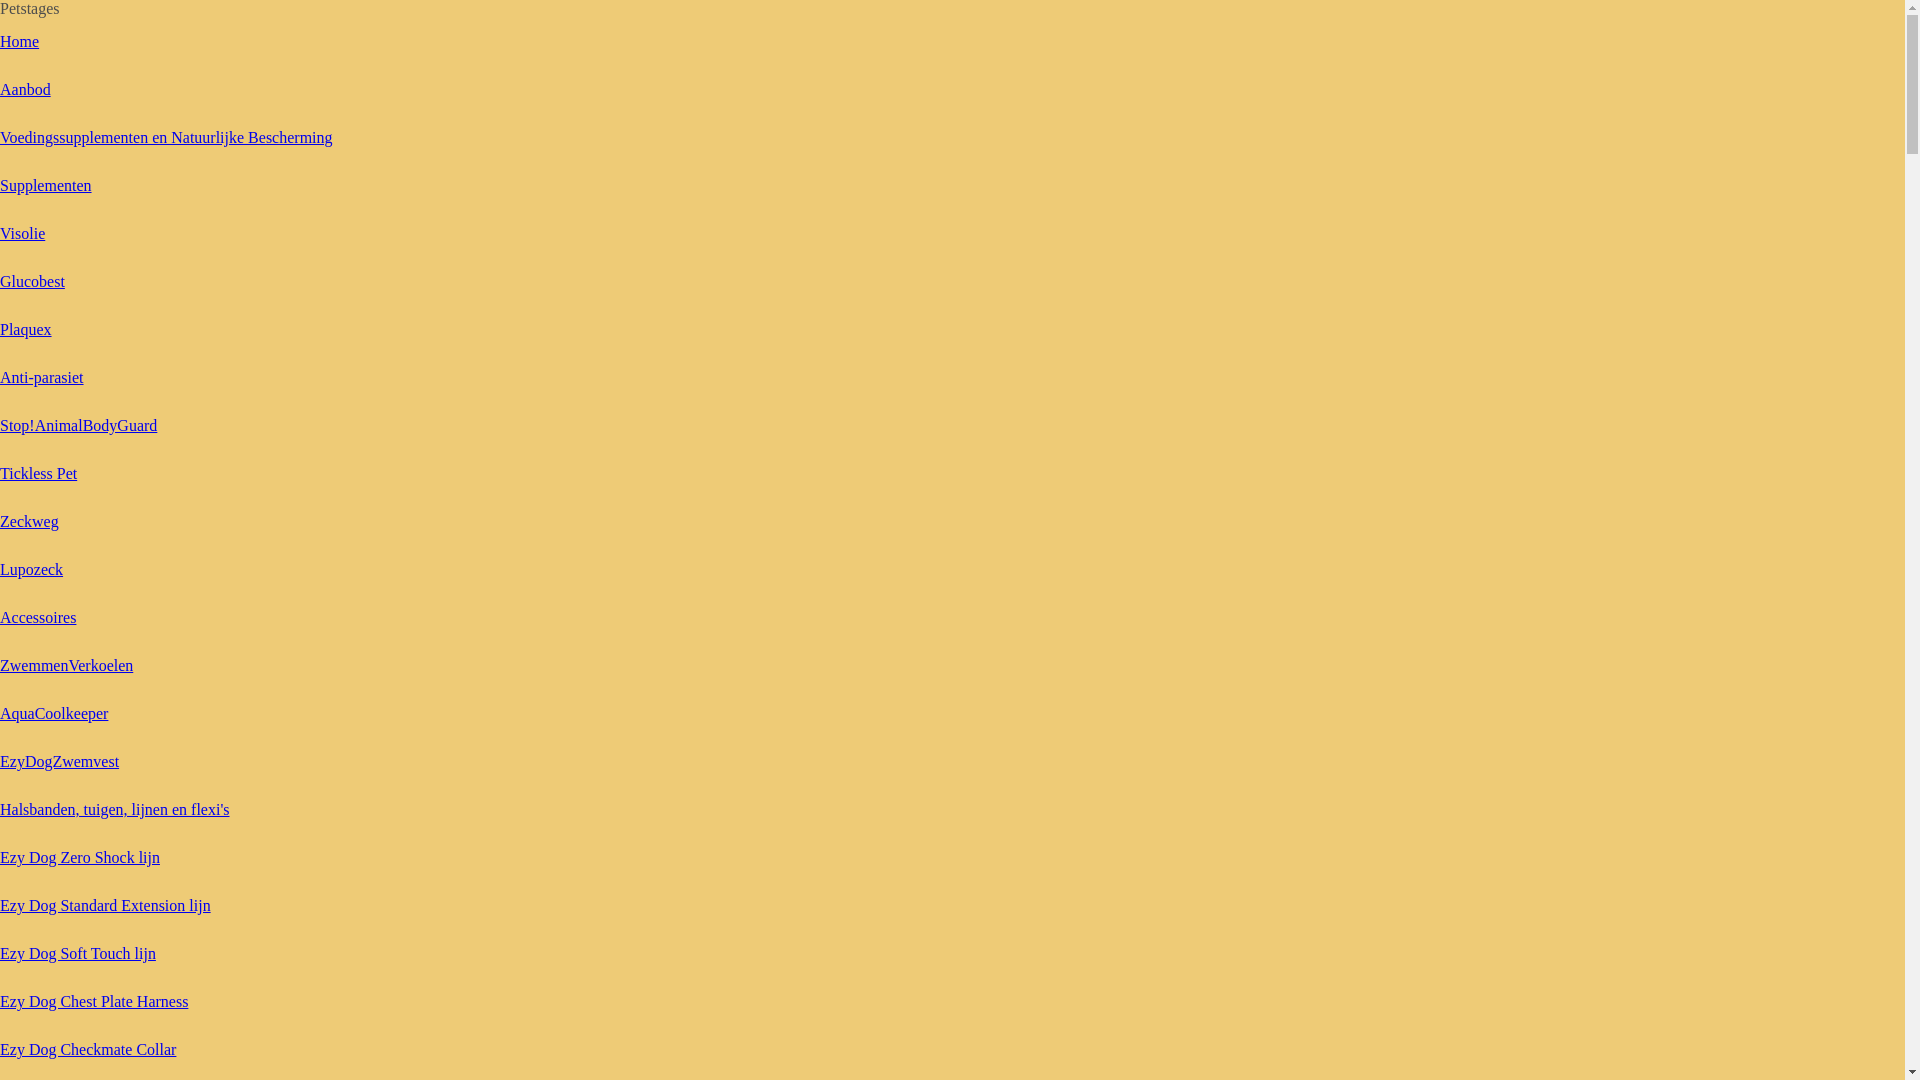  I want to click on 'Ezy Dog Standard Extension lijn', so click(0, 905).